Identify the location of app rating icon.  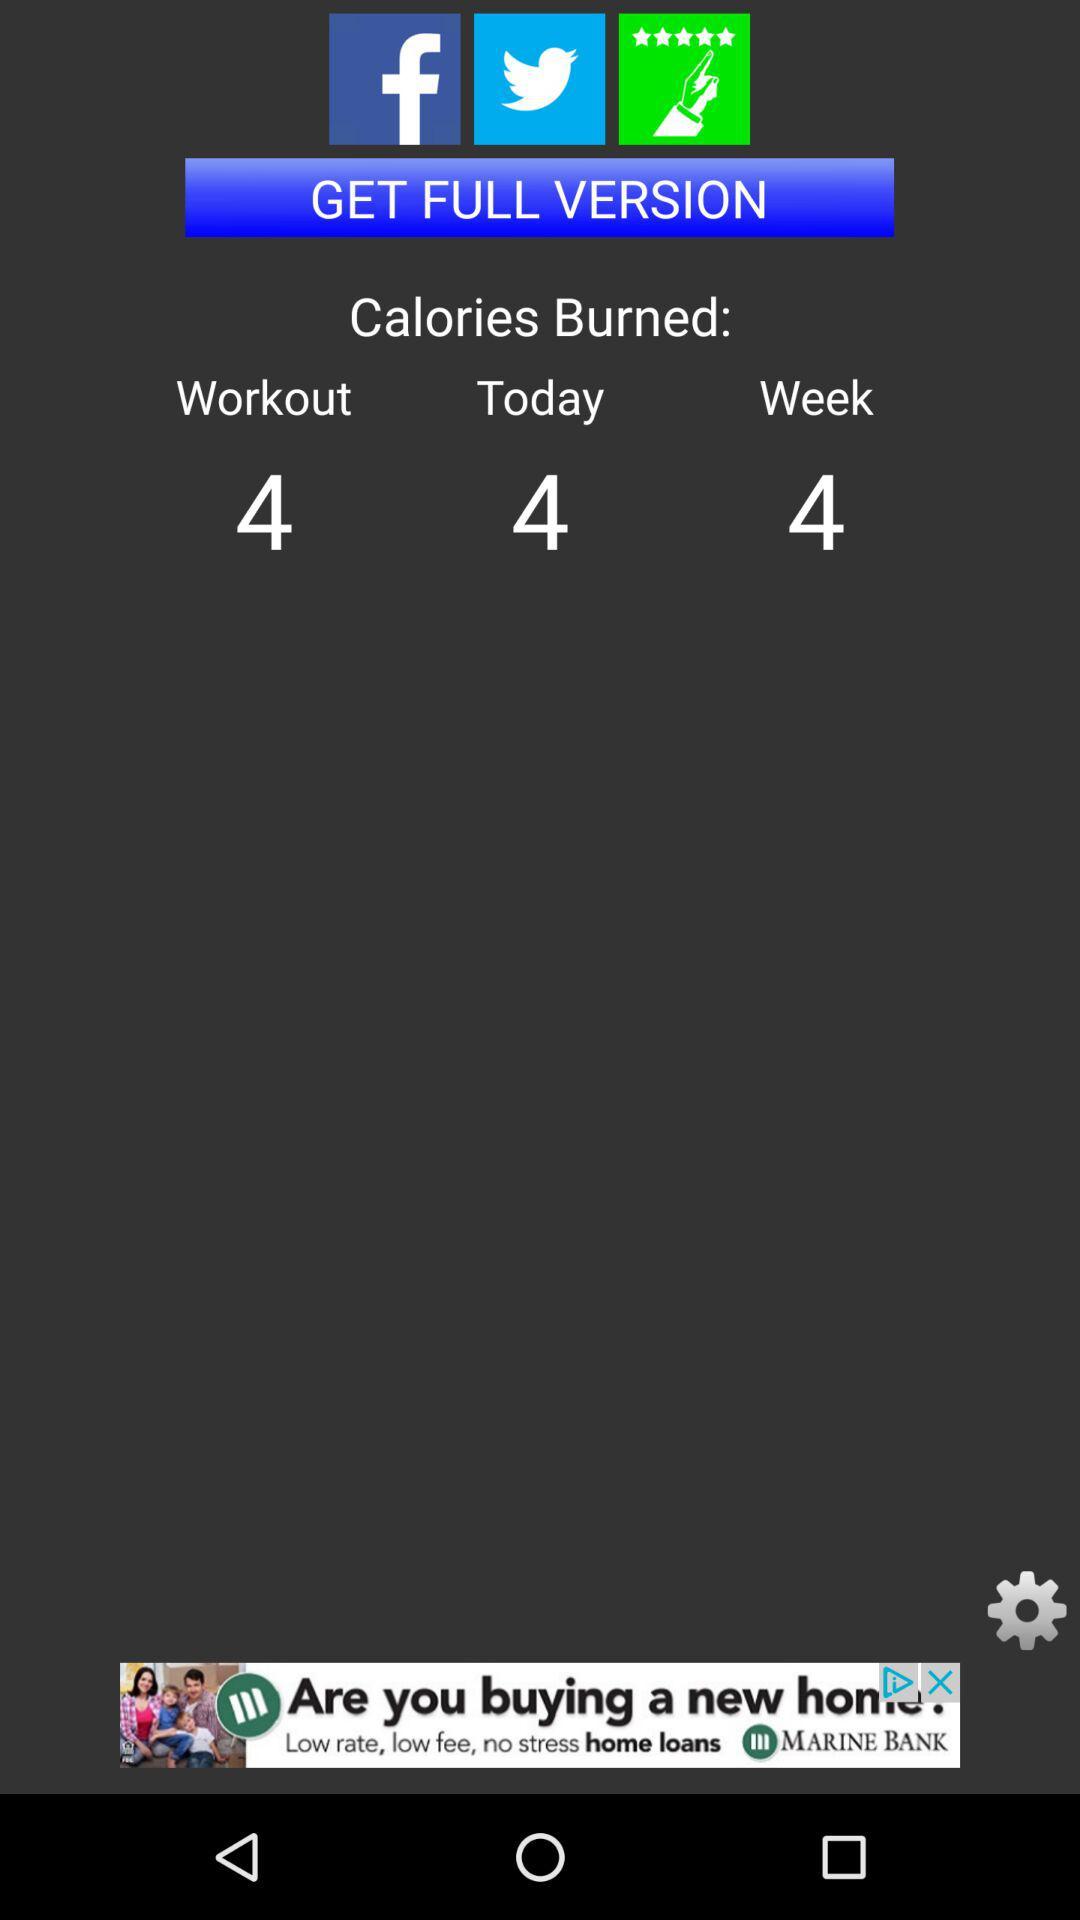
(683, 79).